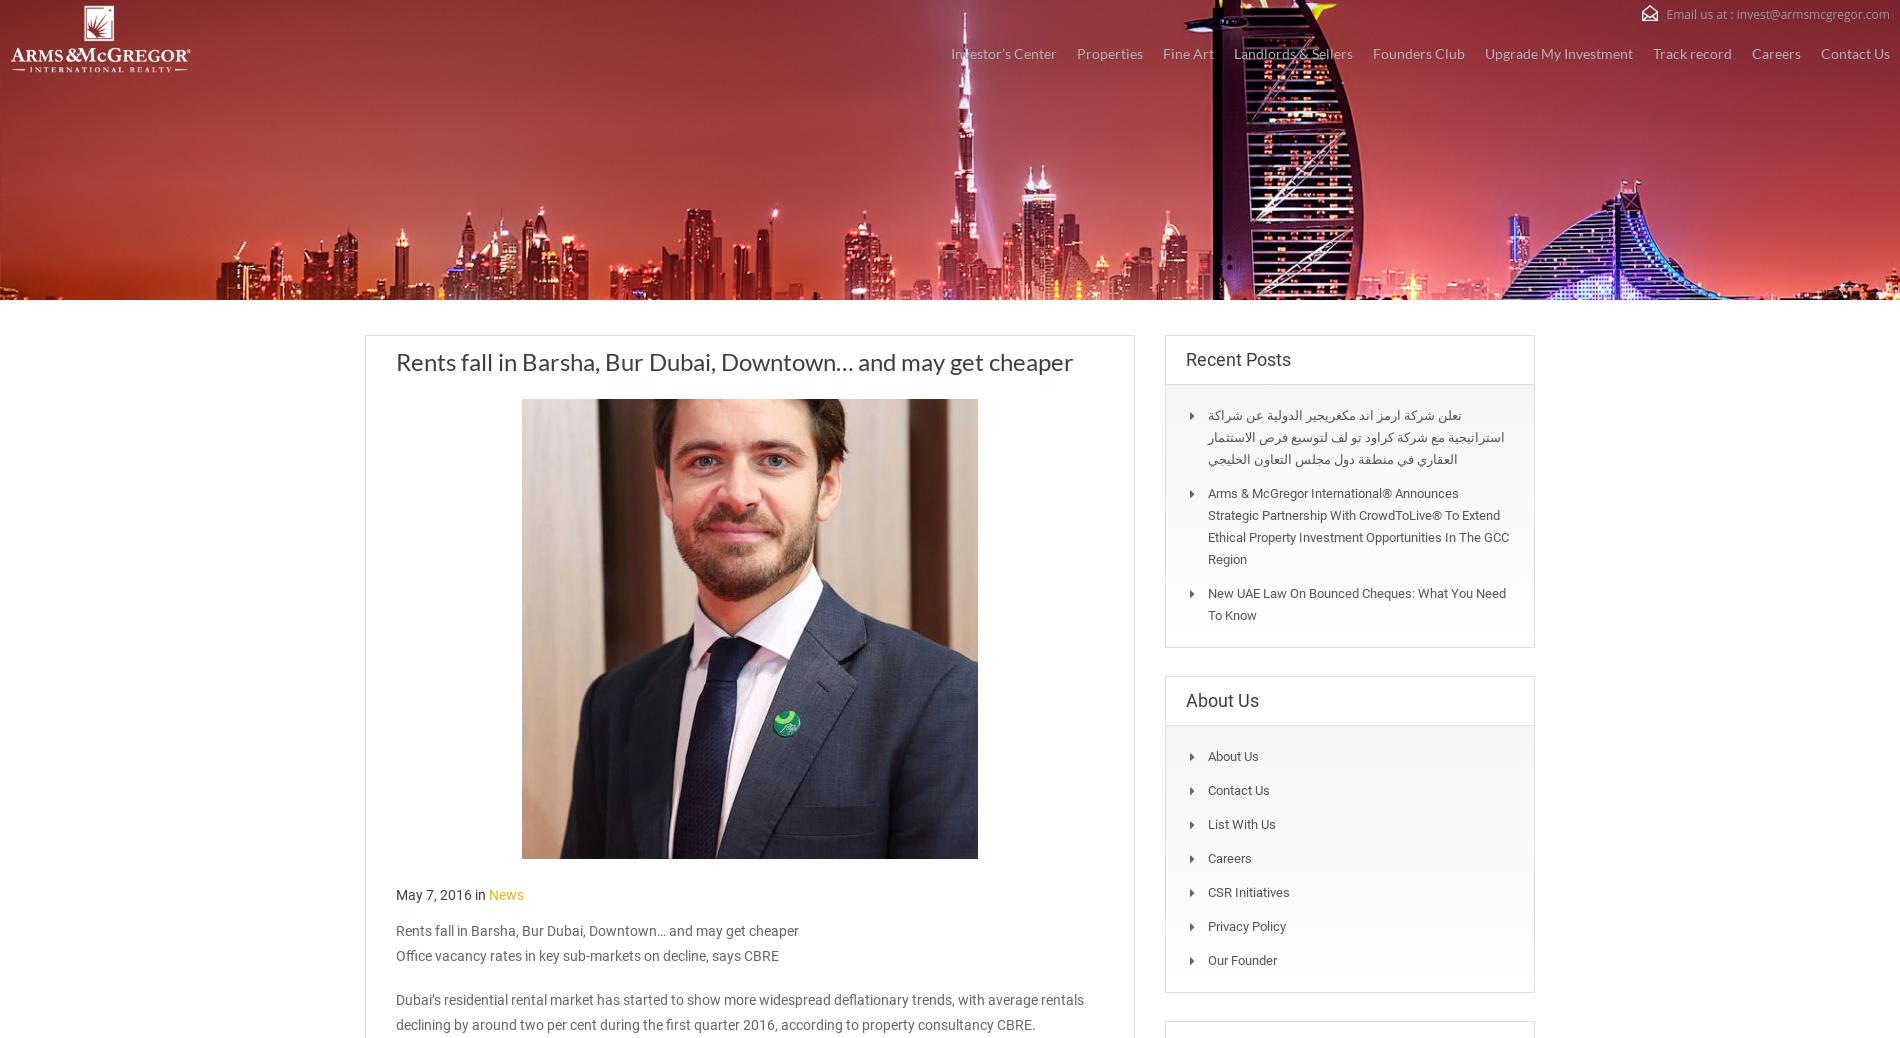 The height and width of the screenshot is (1038, 1900). Describe the element at coordinates (1811, 13) in the screenshot. I see `'invest@armsmcgregor.com'` at that location.